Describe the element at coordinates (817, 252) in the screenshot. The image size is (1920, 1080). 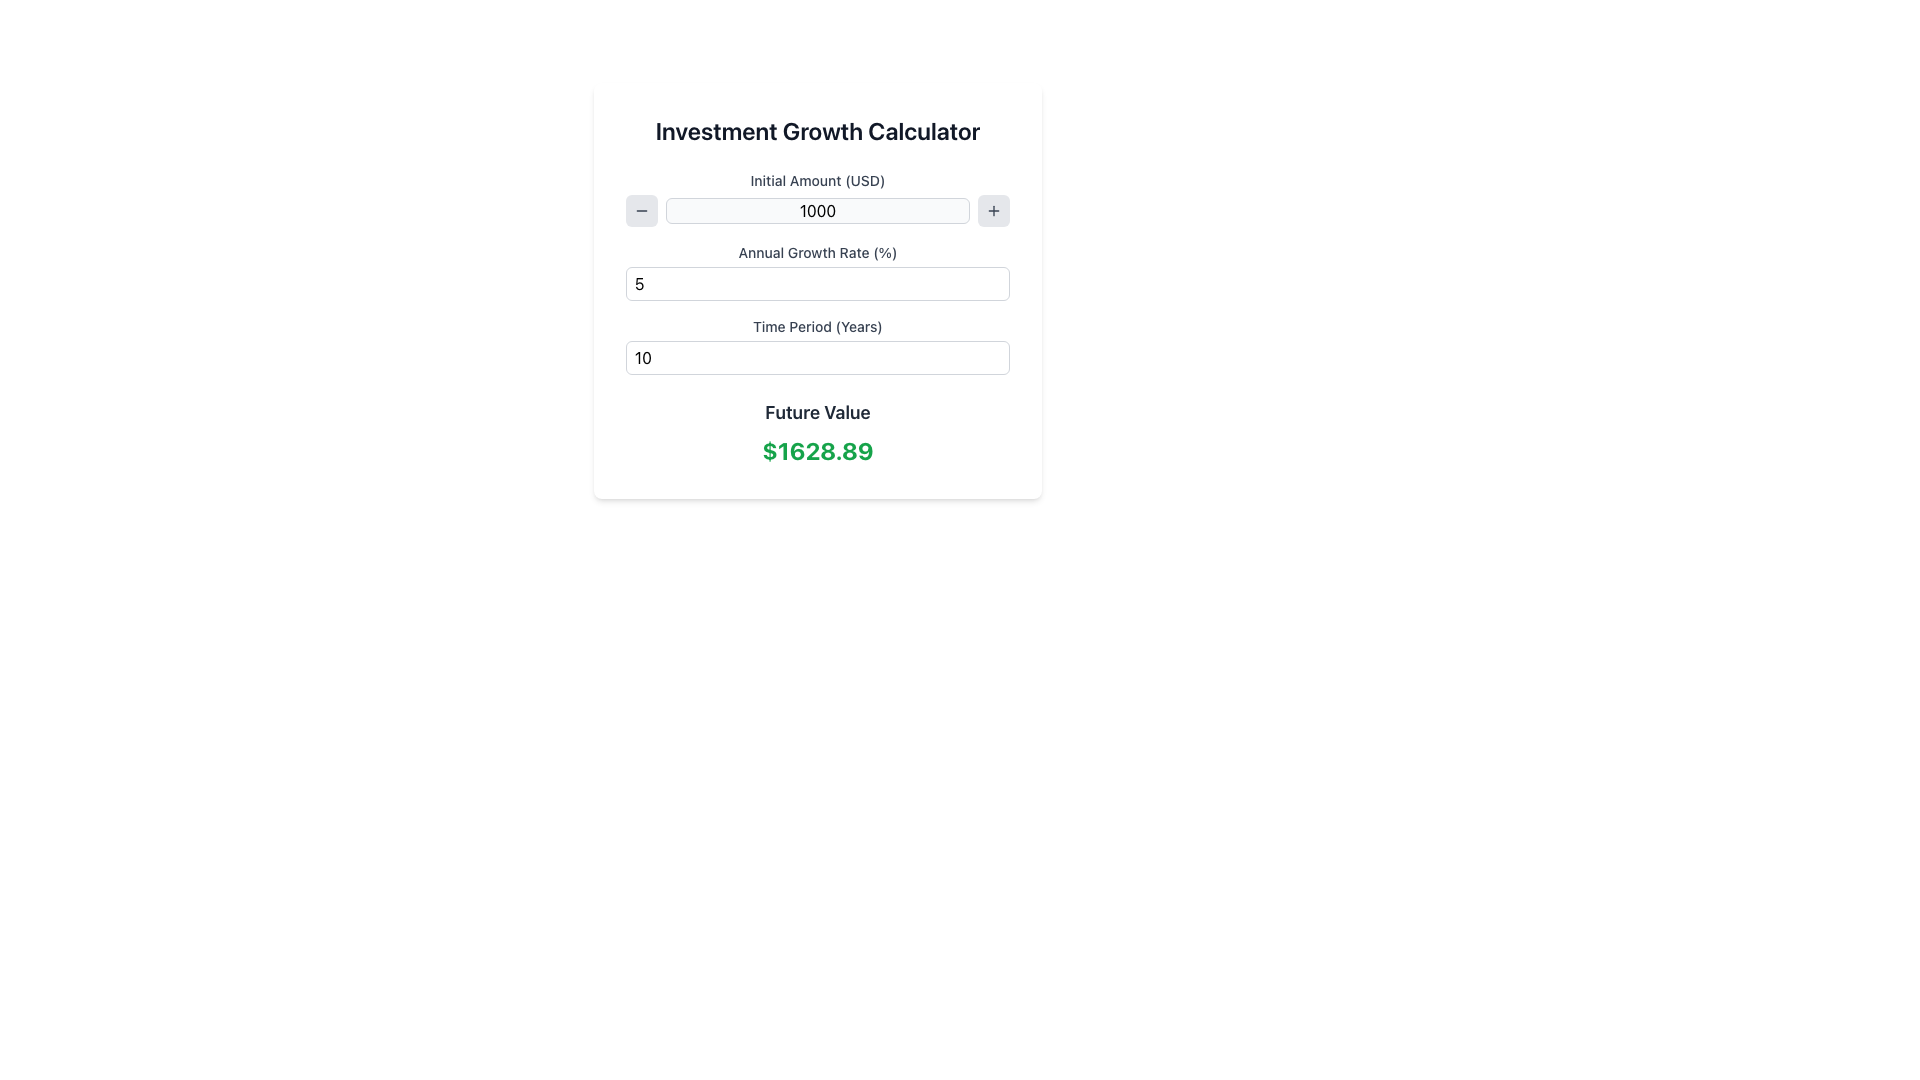
I see `the label for the annual growth rate percentage in the Investment Growth Calculator form, which is positioned above the second input field` at that location.